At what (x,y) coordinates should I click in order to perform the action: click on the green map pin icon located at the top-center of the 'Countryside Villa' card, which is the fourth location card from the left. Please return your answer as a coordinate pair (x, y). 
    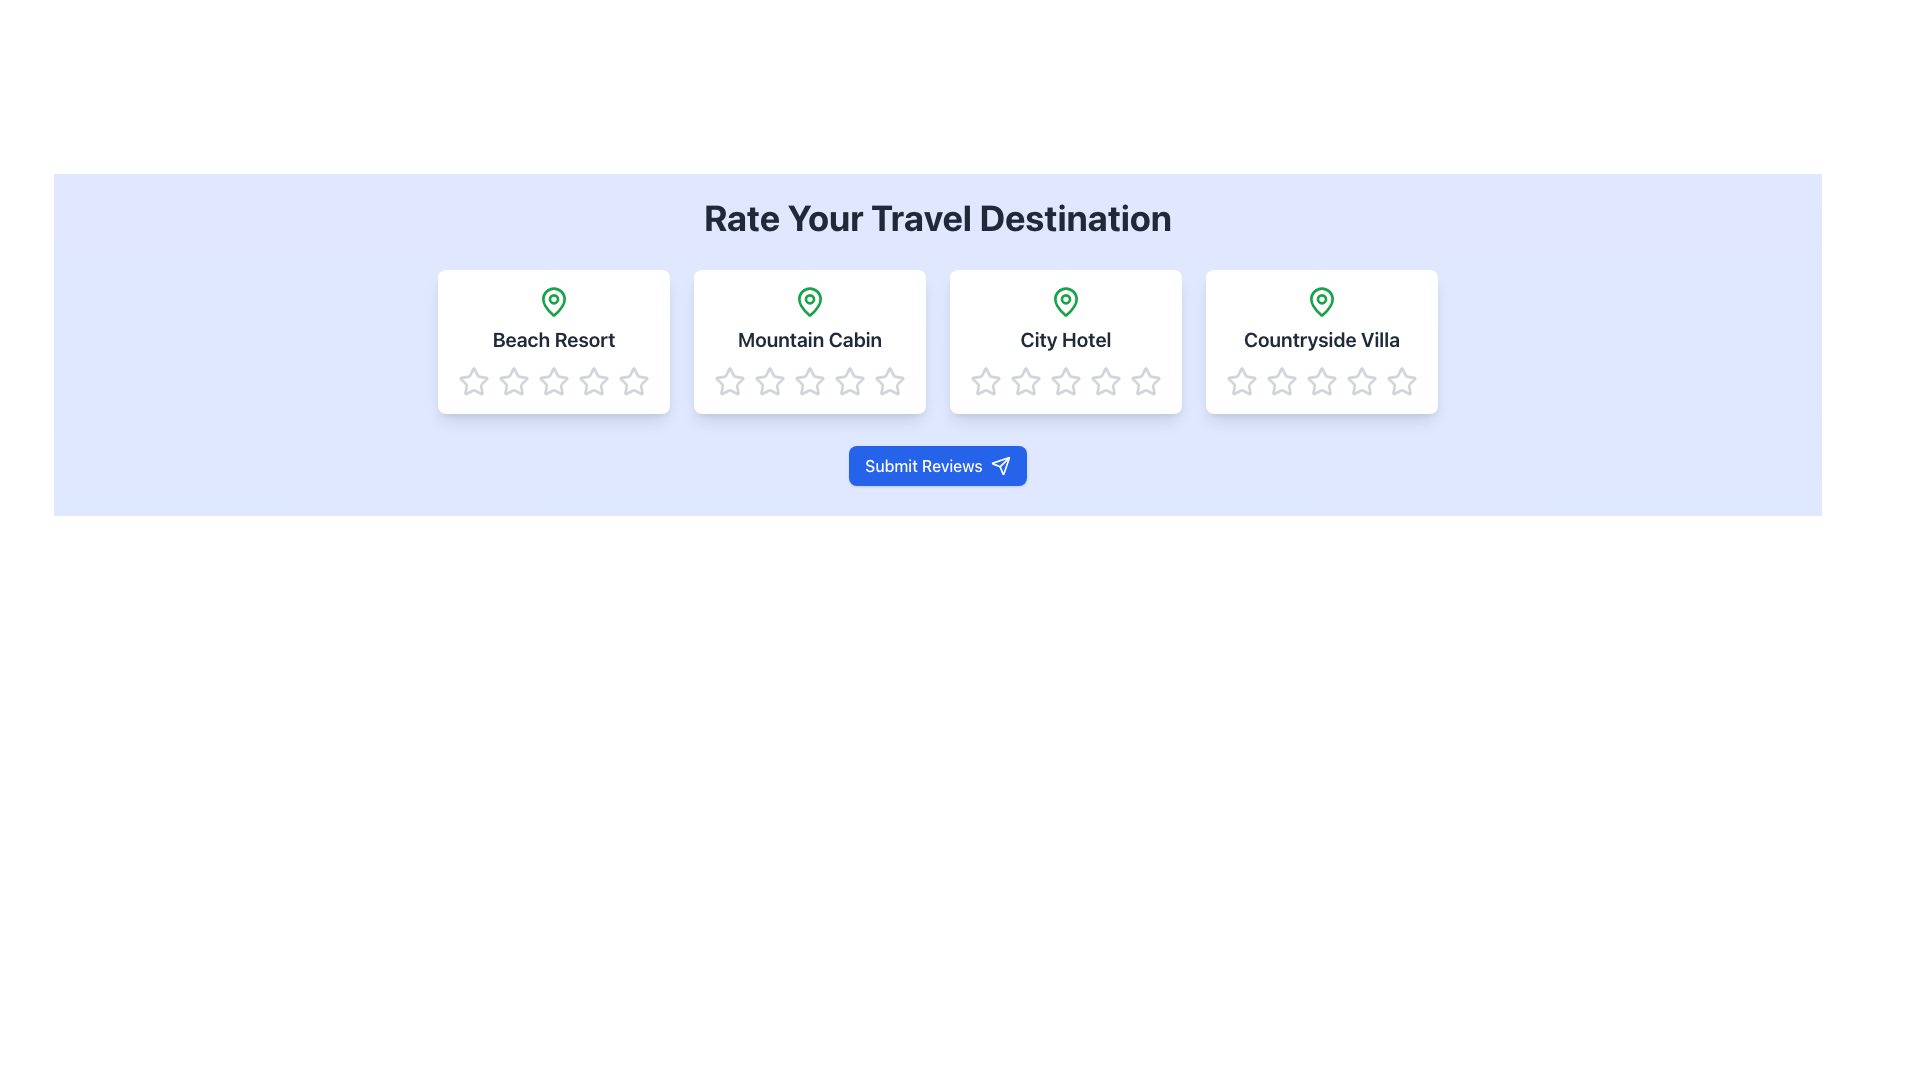
    Looking at the image, I should click on (1321, 300).